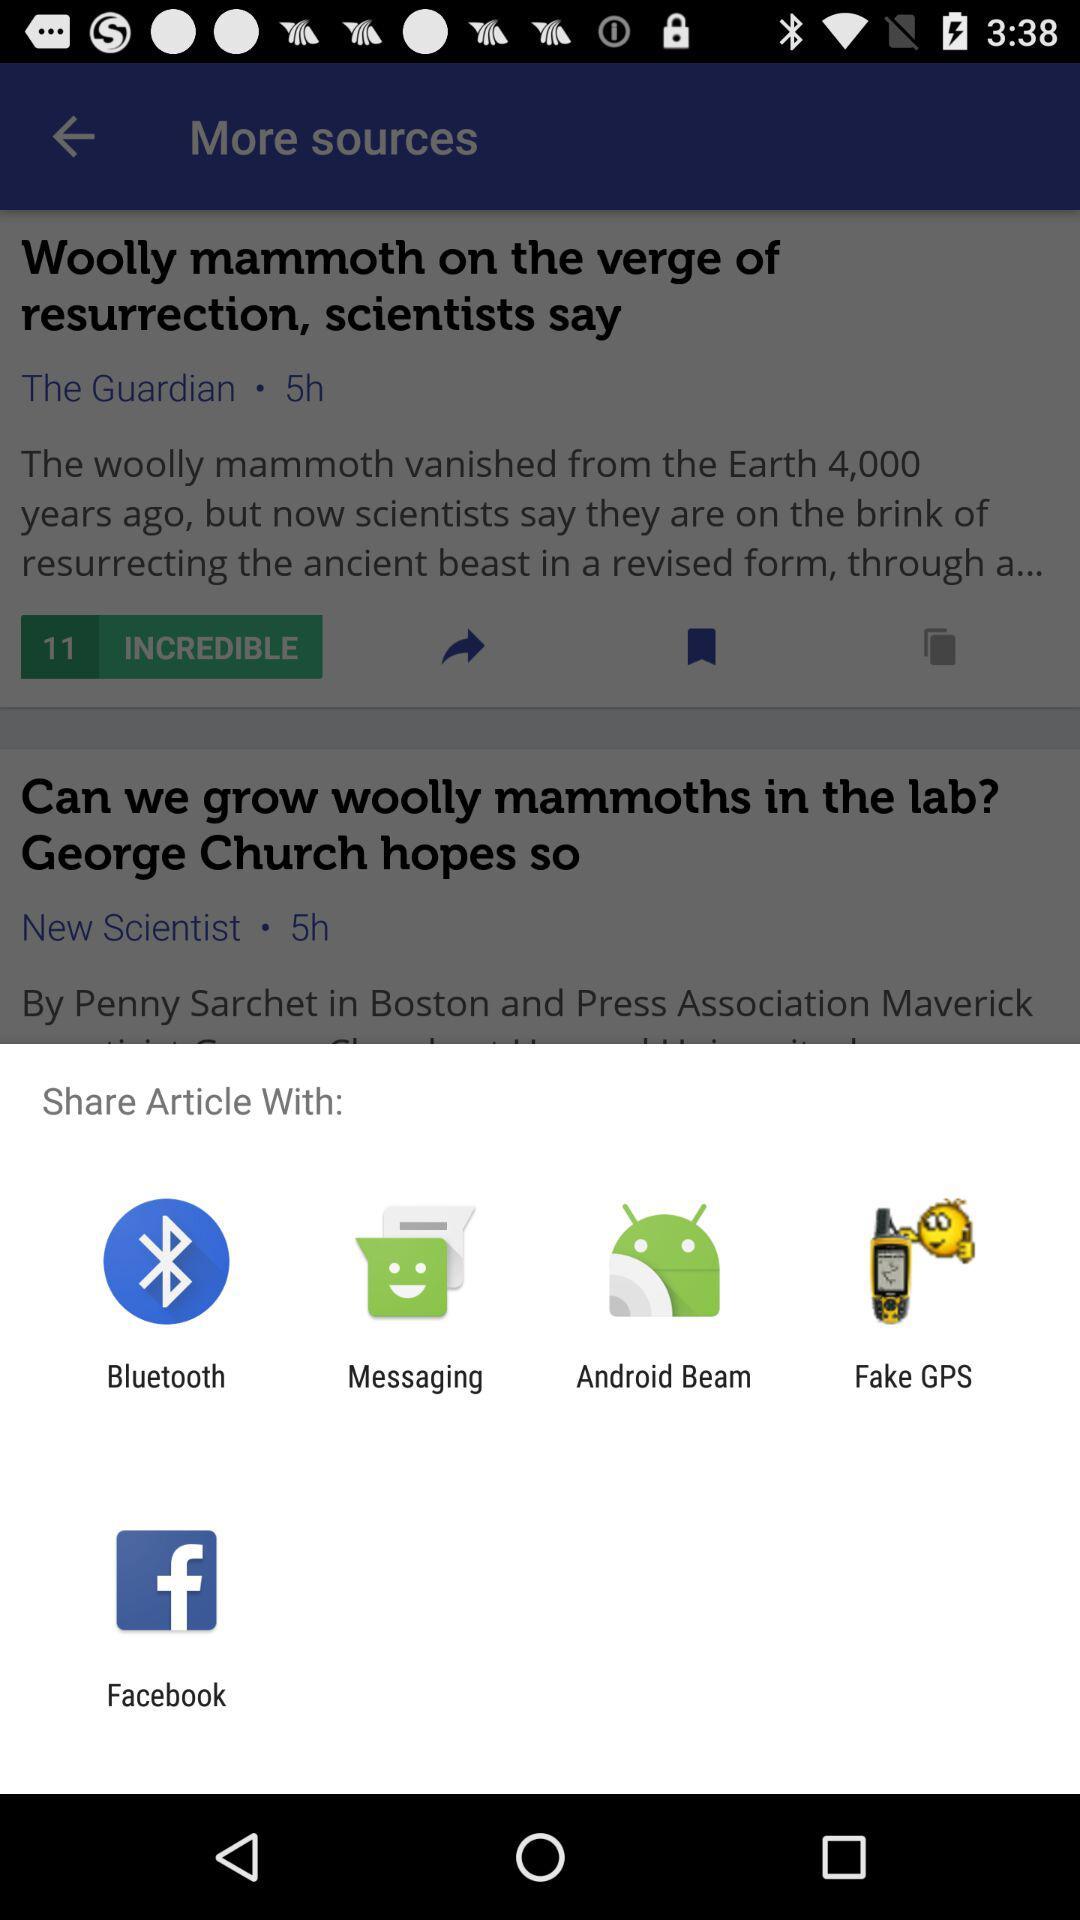  I want to click on icon next to fake gps icon, so click(664, 1392).